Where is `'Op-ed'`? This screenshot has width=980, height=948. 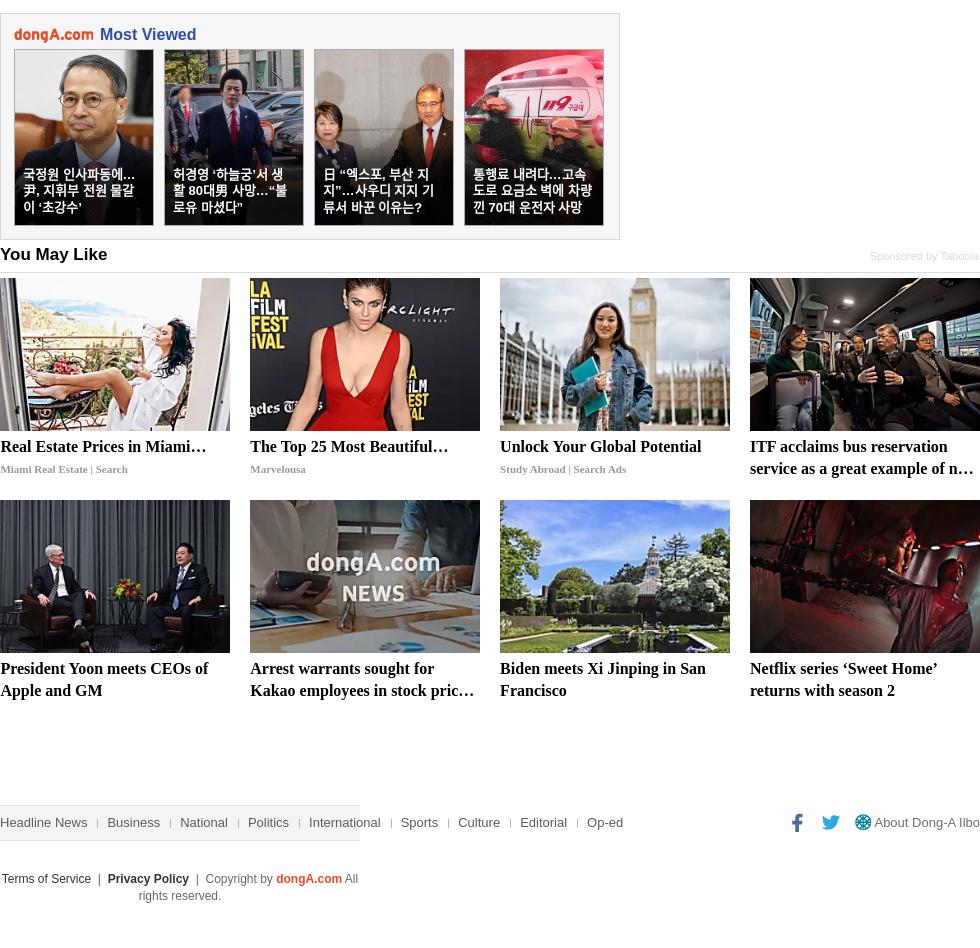 'Op-ed' is located at coordinates (604, 822).